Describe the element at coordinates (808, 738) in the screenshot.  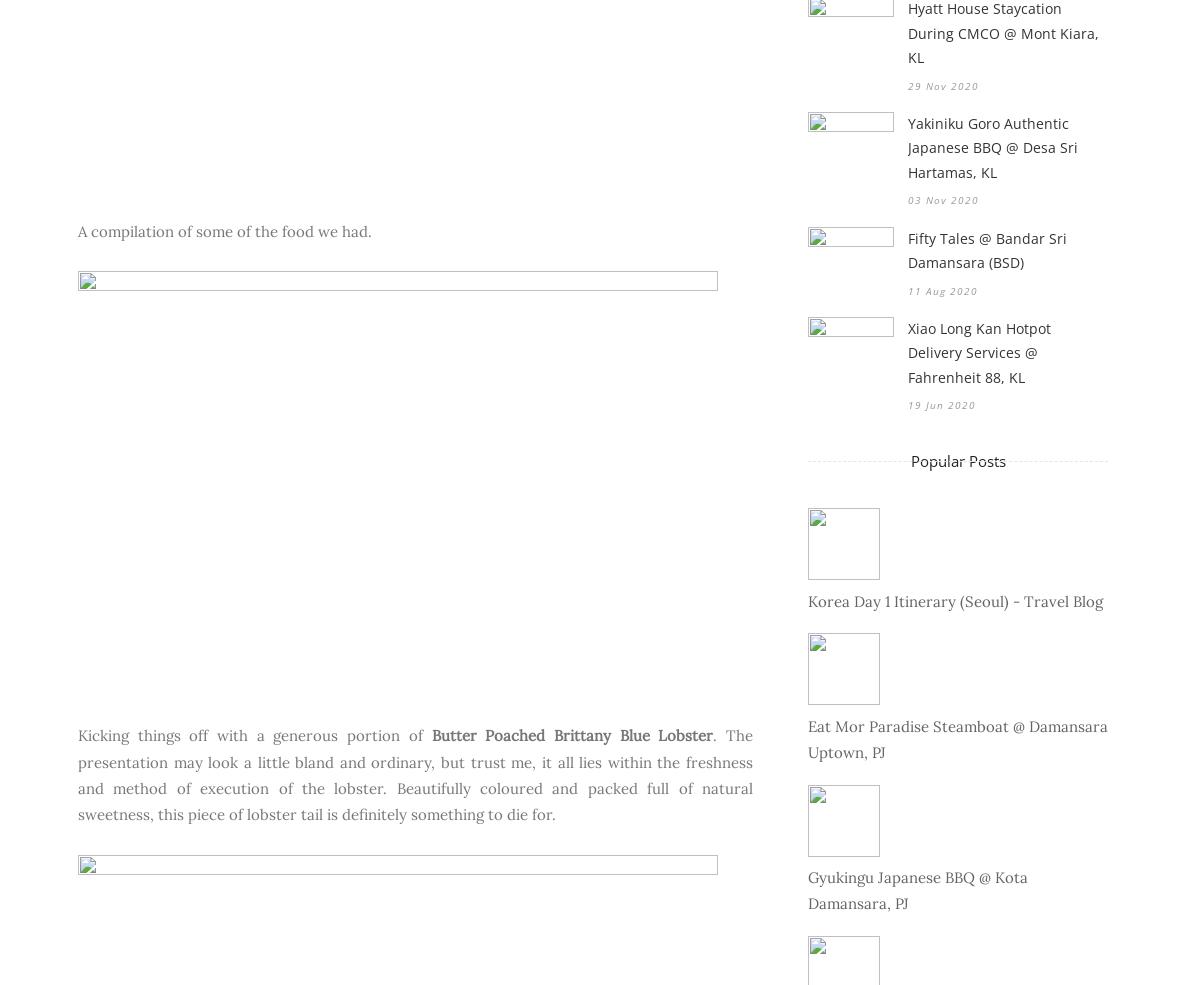
I see `'Eat Mor Paradise Steamboat @ Damansara Uptown, PJ'` at that location.